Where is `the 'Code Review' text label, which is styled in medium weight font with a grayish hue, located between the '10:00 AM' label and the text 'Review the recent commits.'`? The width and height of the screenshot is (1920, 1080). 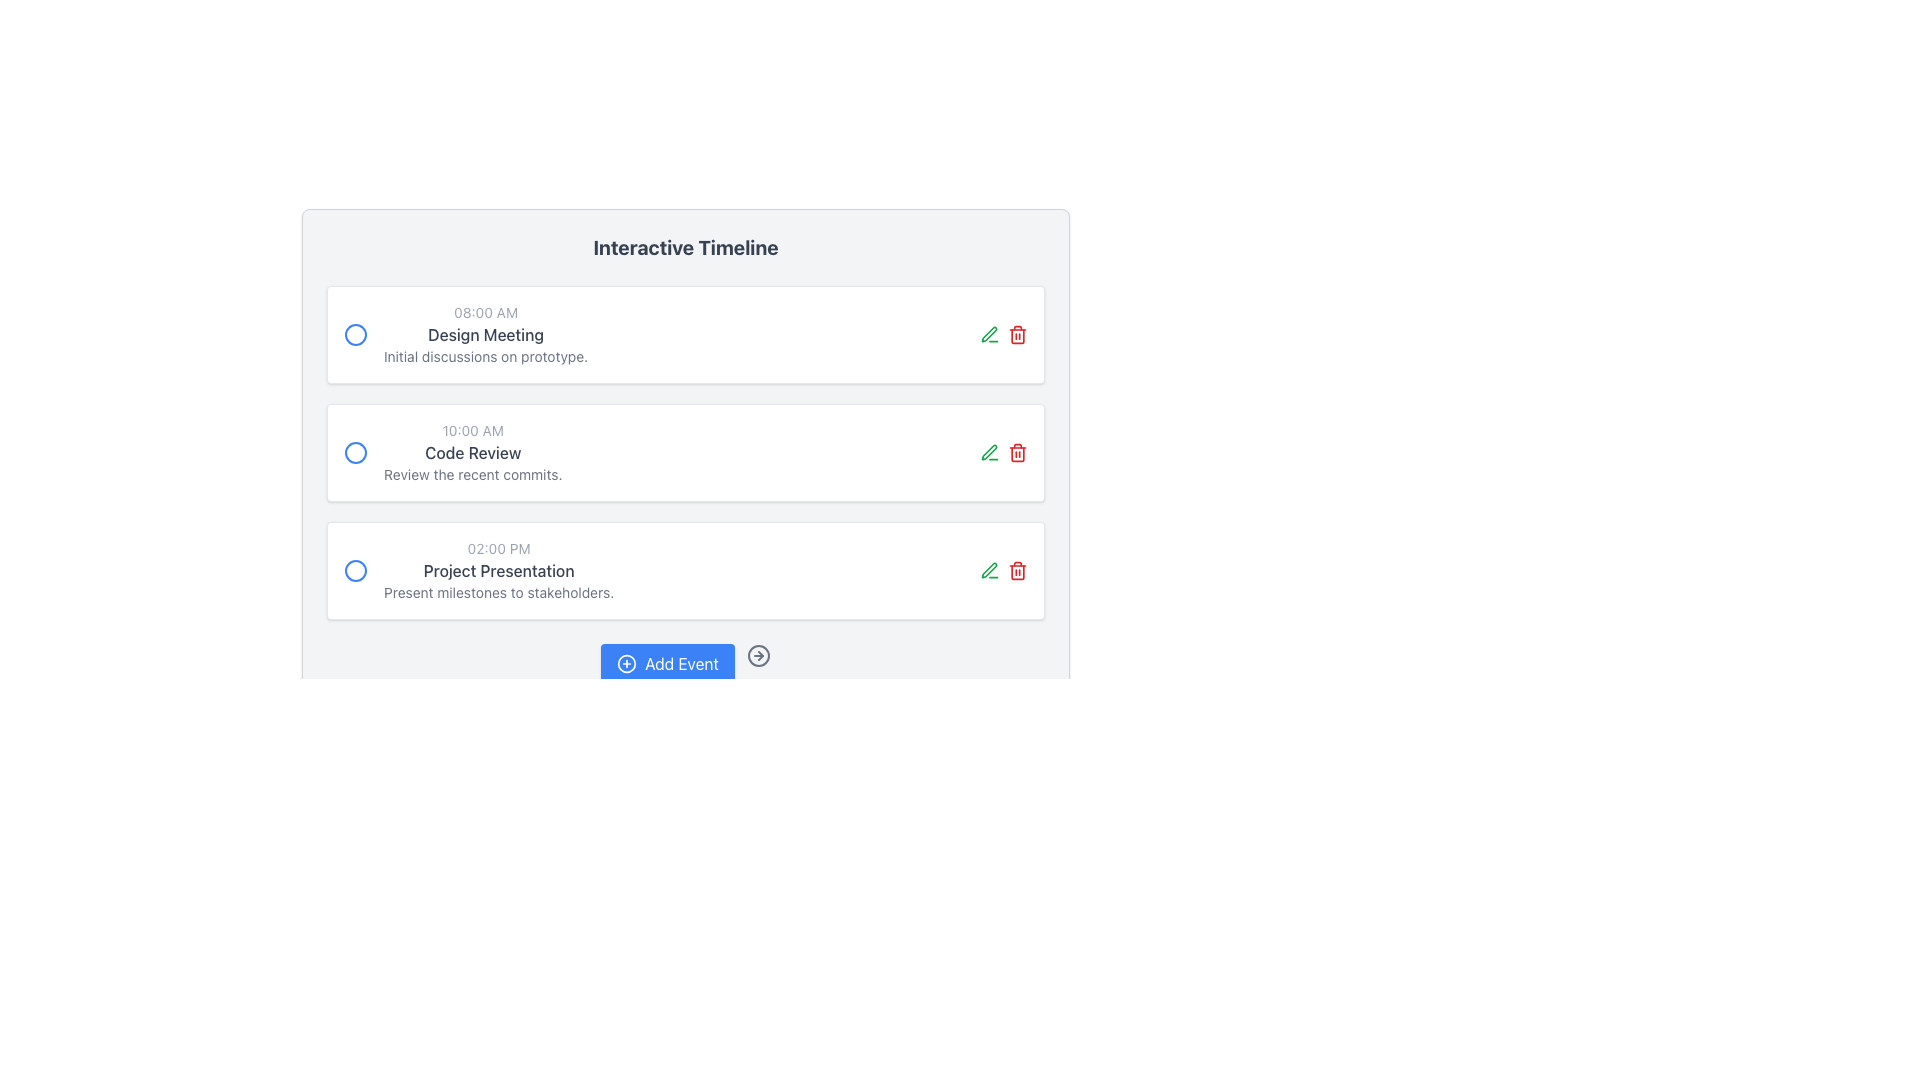 the 'Code Review' text label, which is styled in medium weight font with a grayish hue, located between the '10:00 AM' label and the text 'Review the recent commits.' is located at coordinates (472, 452).